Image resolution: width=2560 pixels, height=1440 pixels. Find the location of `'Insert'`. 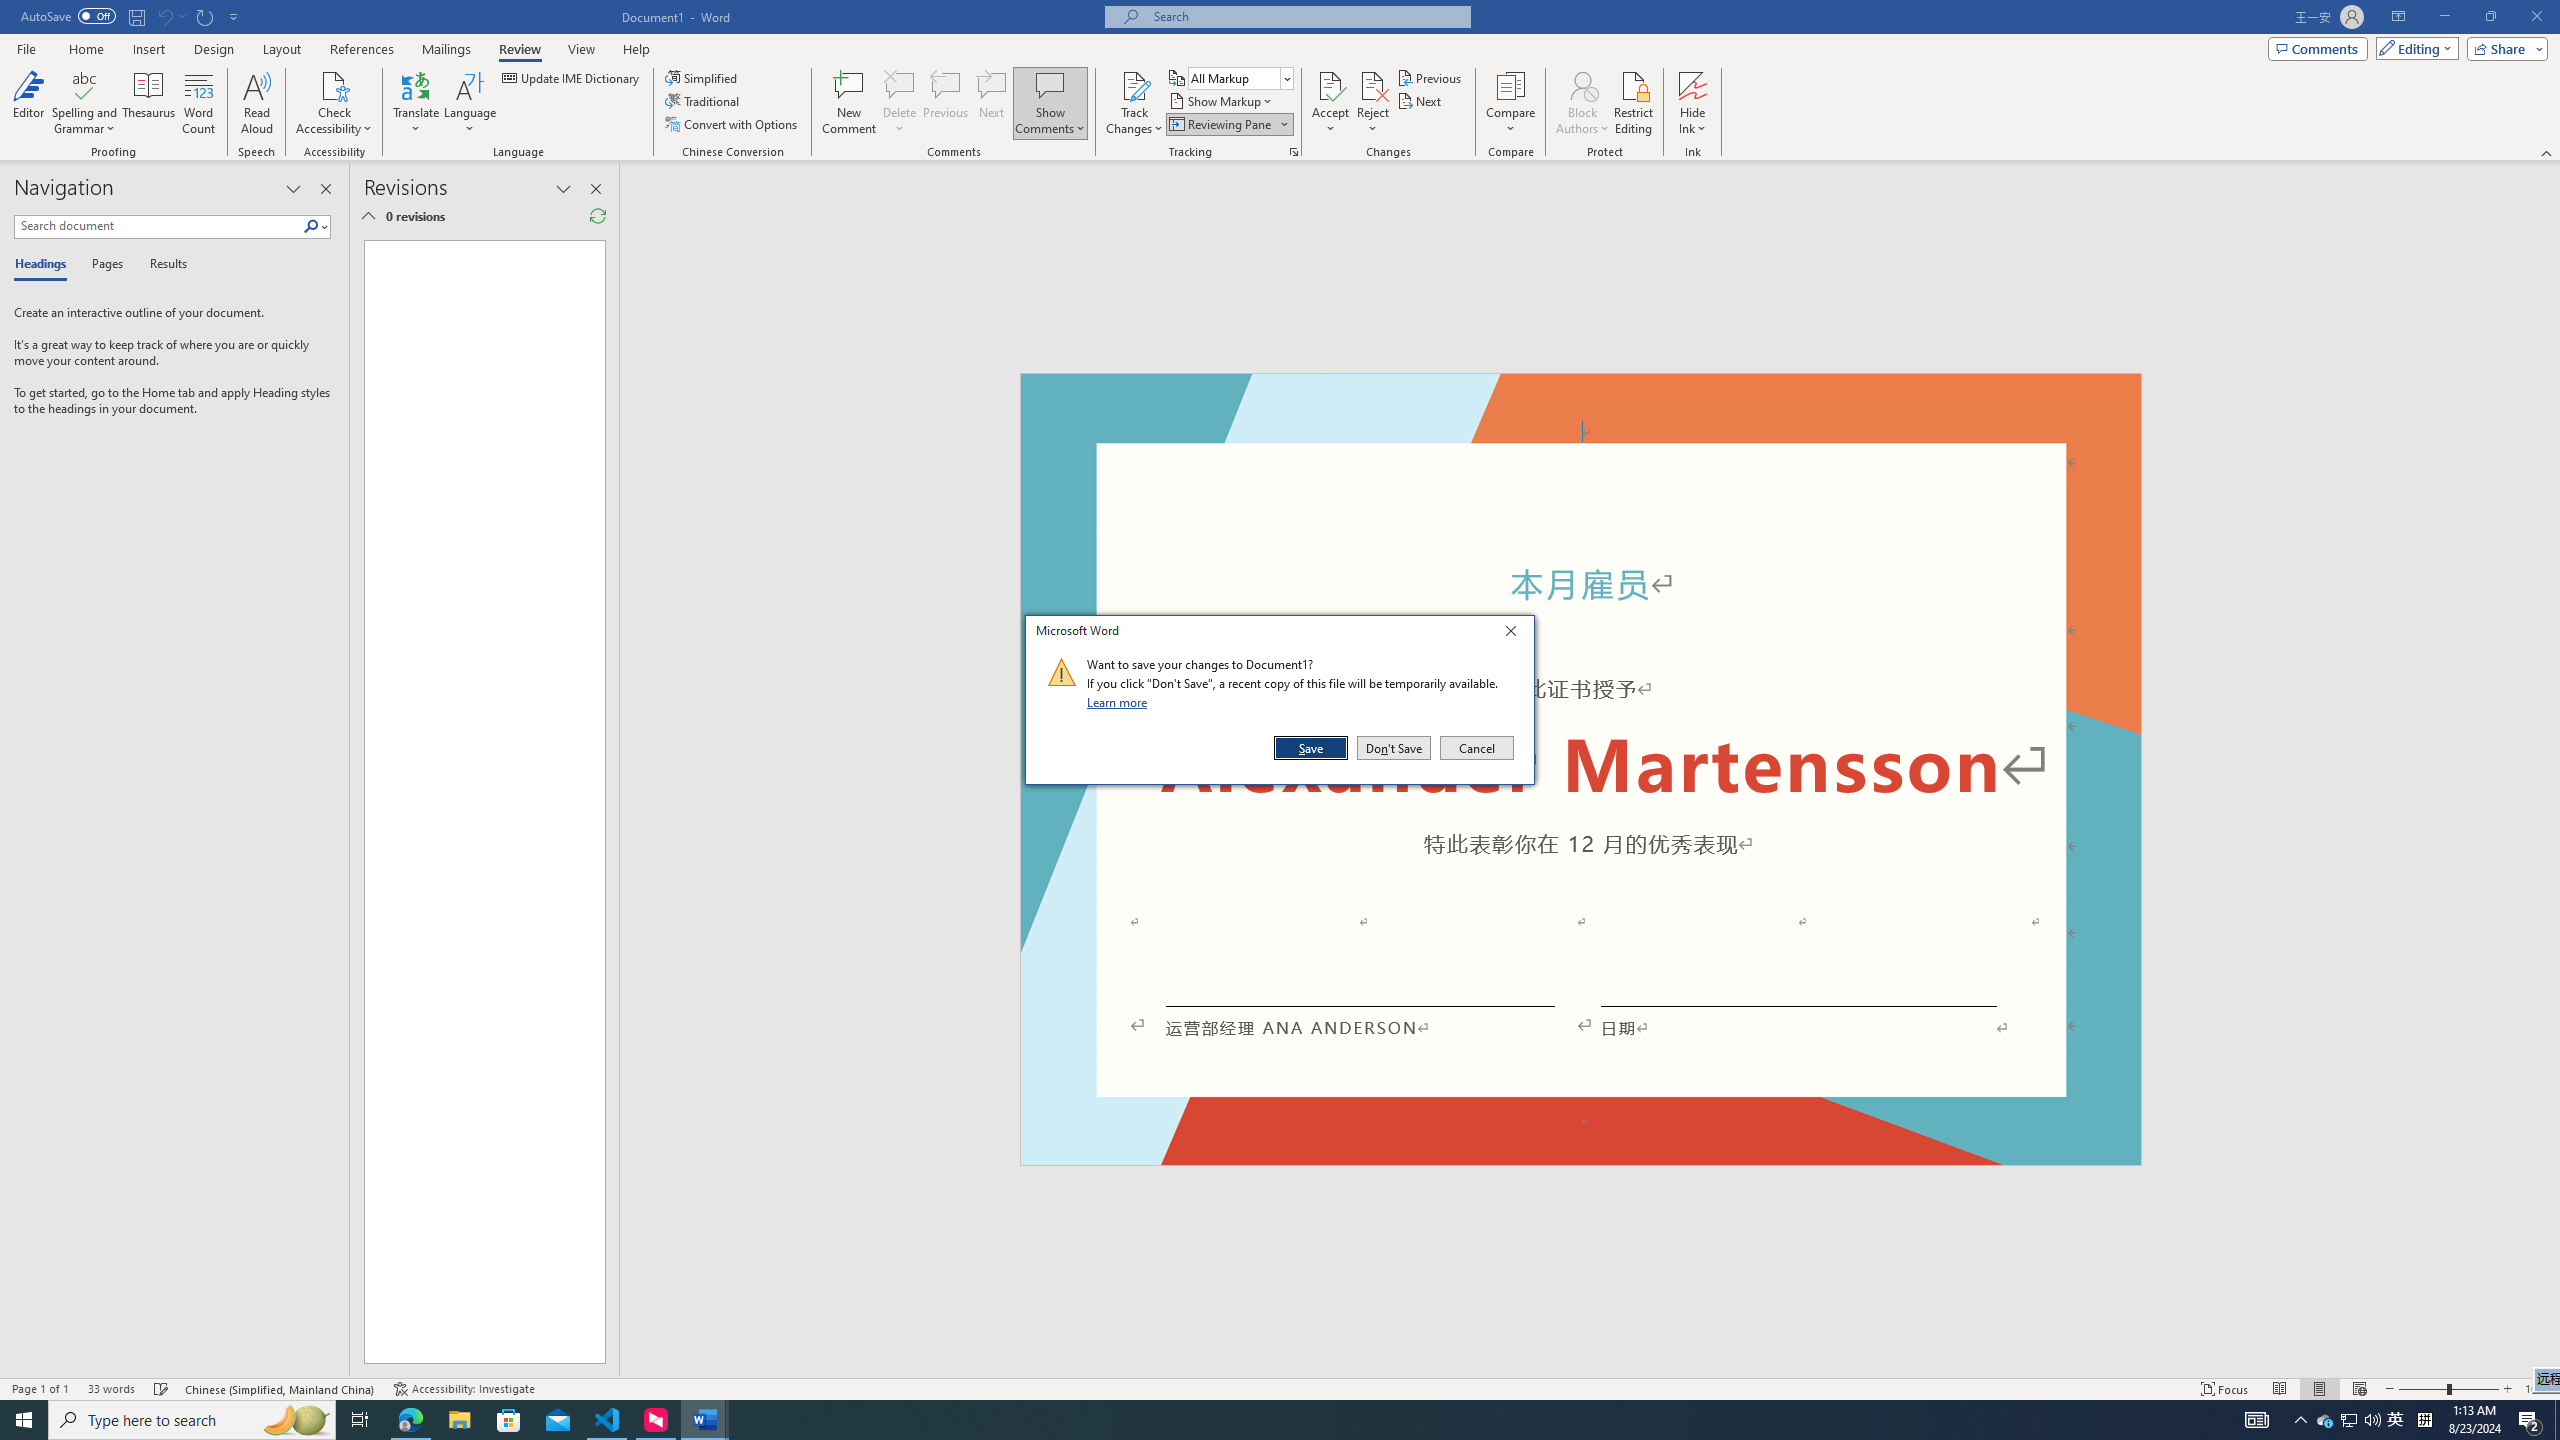

'Insert' is located at coordinates (147, 49).